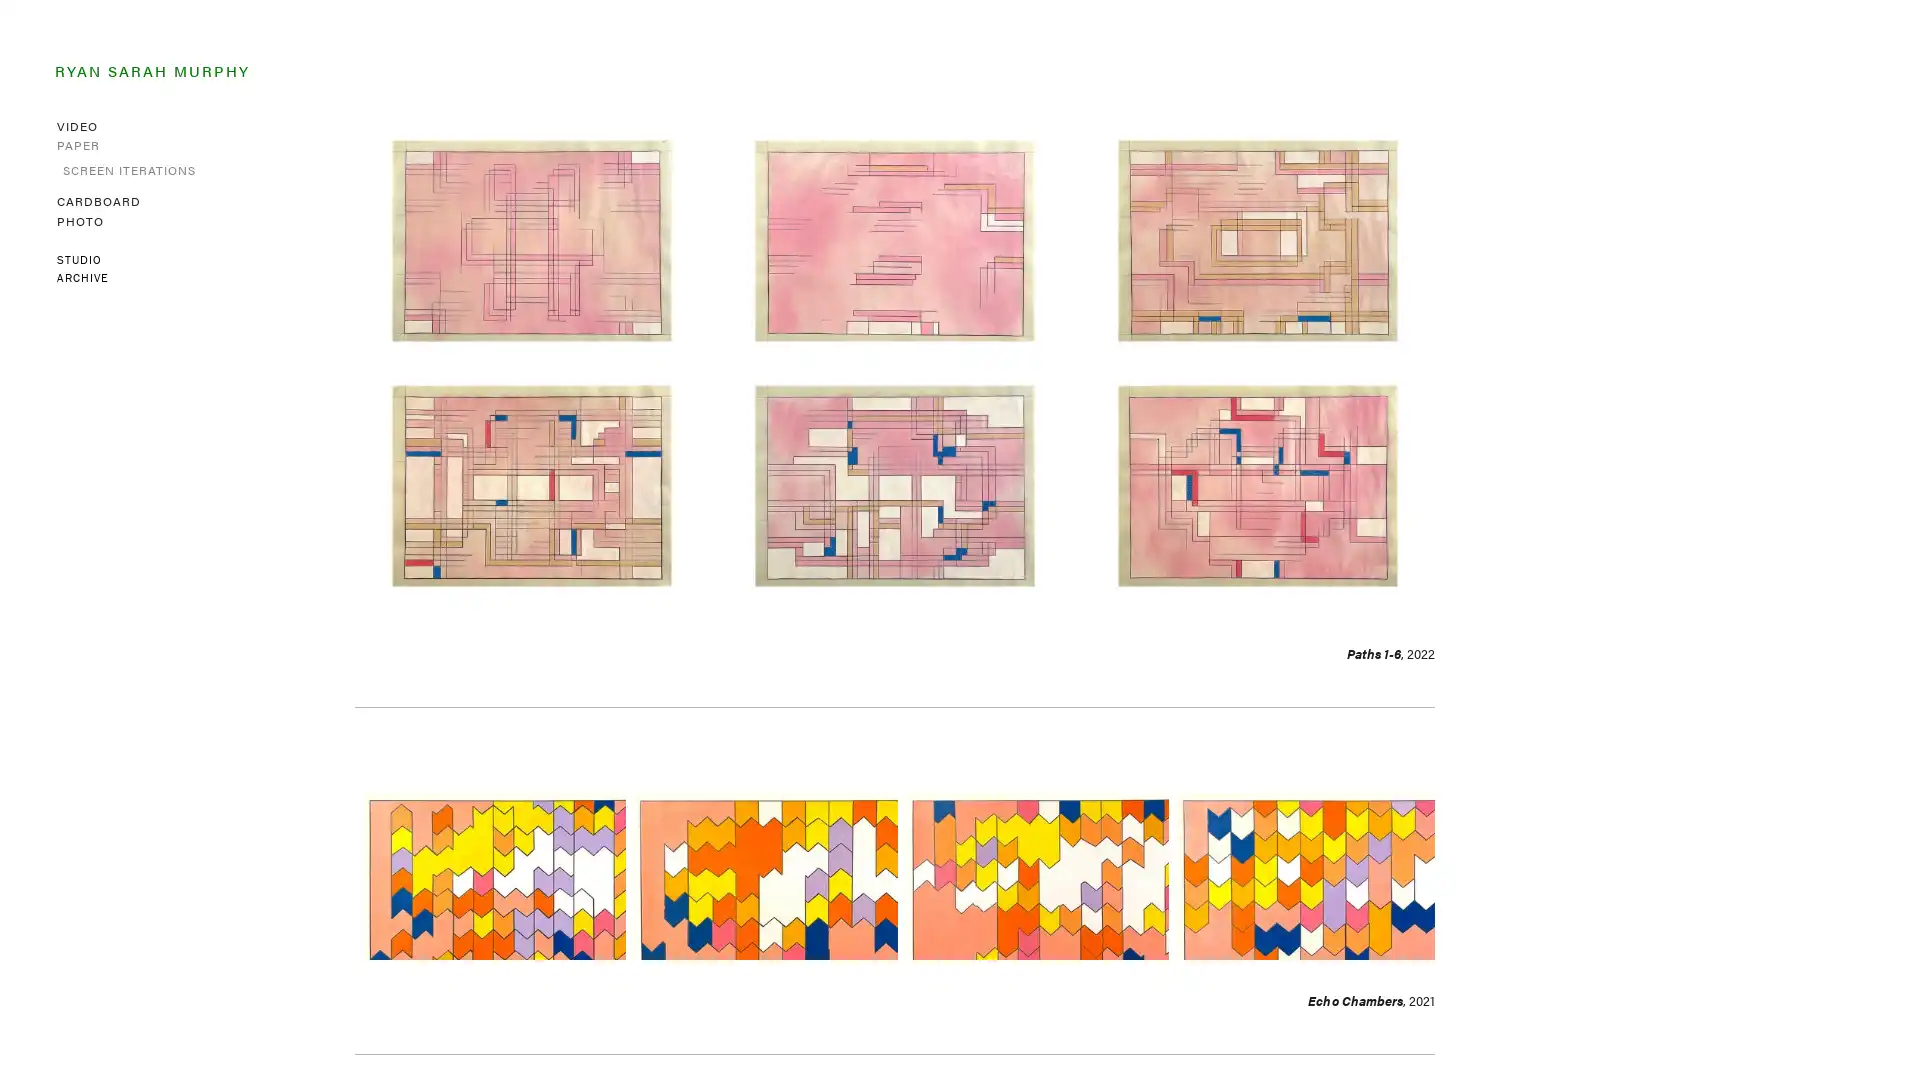 This screenshot has width=1920, height=1080. Describe the element at coordinates (893, 485) in the screenshot. I see `View fullsize Path 5 , 2022 Spray paint, acrylic, colored pencil, graphite on graph paper 7.75 x 11 inches` at that location.